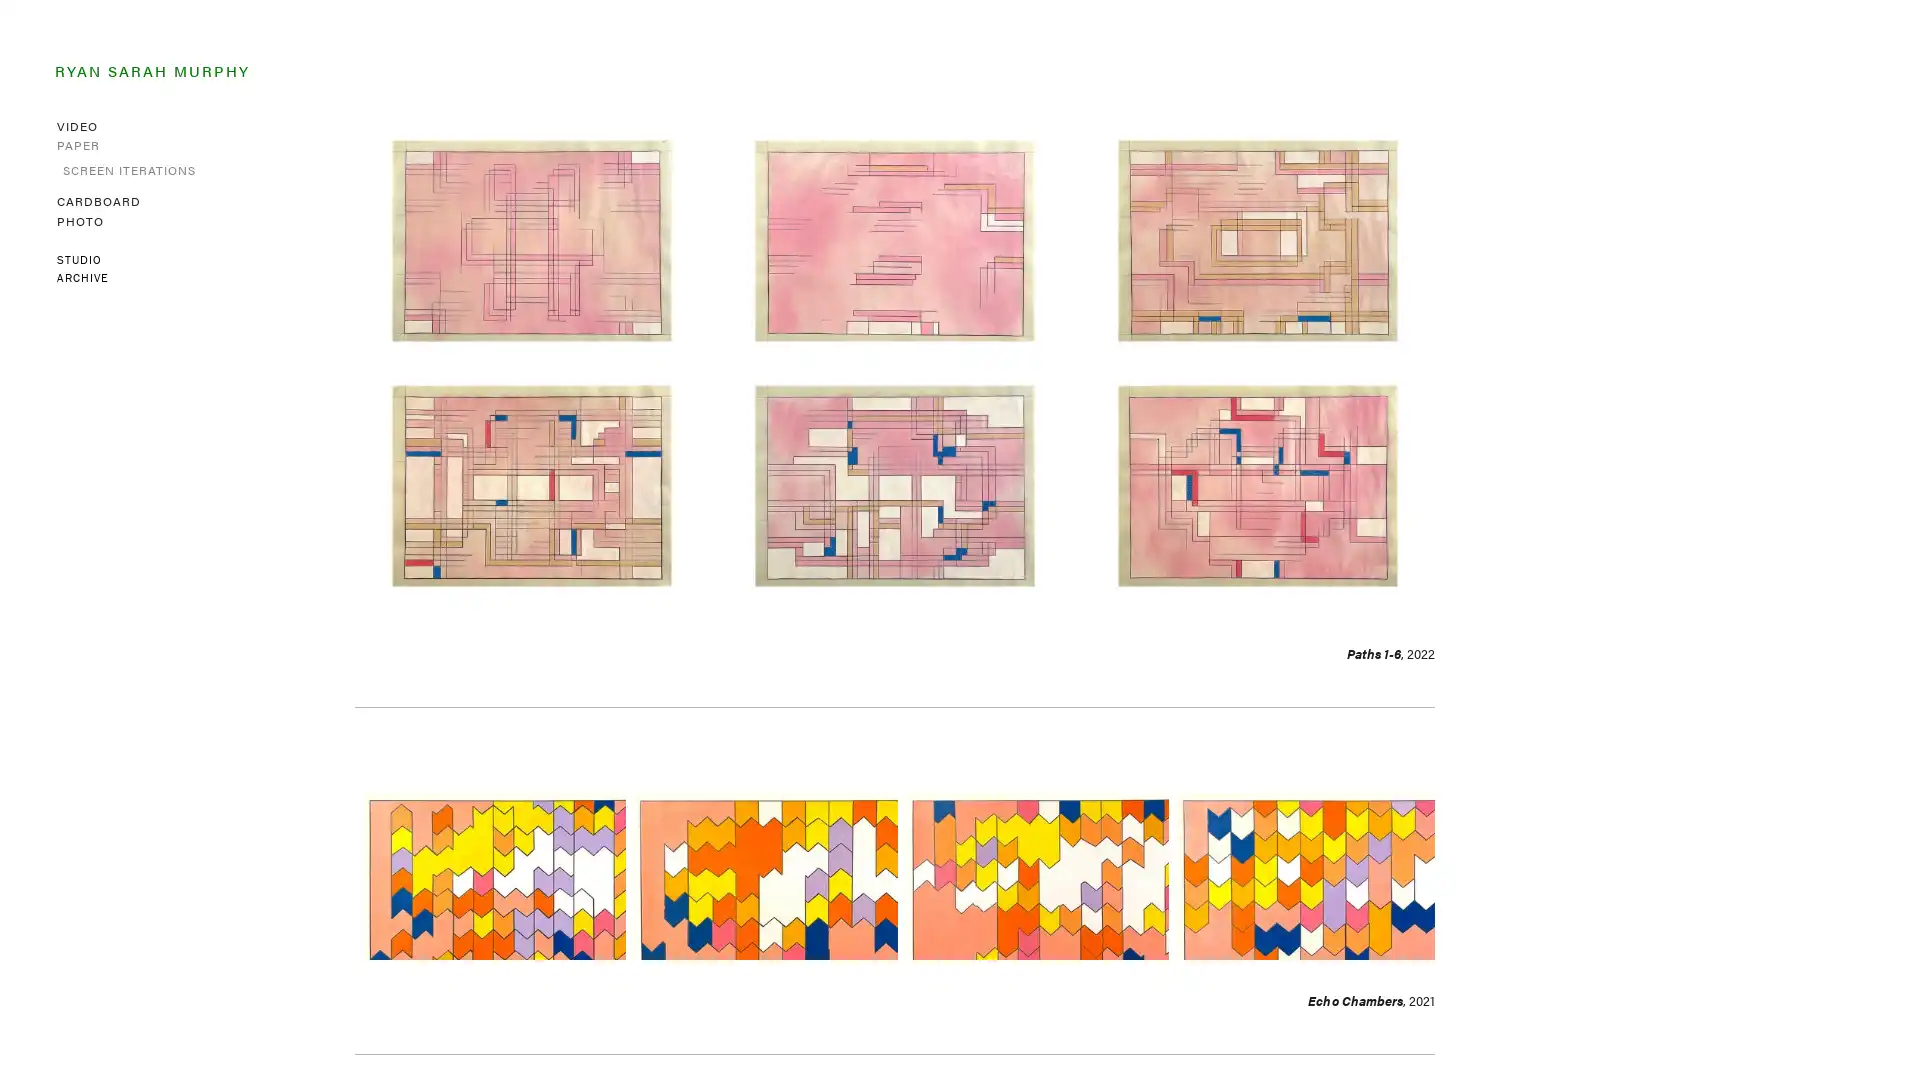 This screenshot has width=1920, height=1080. Describe the element at coordinates (893, 485) in the screenshot. I see `View fullsize Path 5 , 2022 Spray paint, acrylic, colored pencil, graphite on graph paper 7.75 x 11 inches` at that location.